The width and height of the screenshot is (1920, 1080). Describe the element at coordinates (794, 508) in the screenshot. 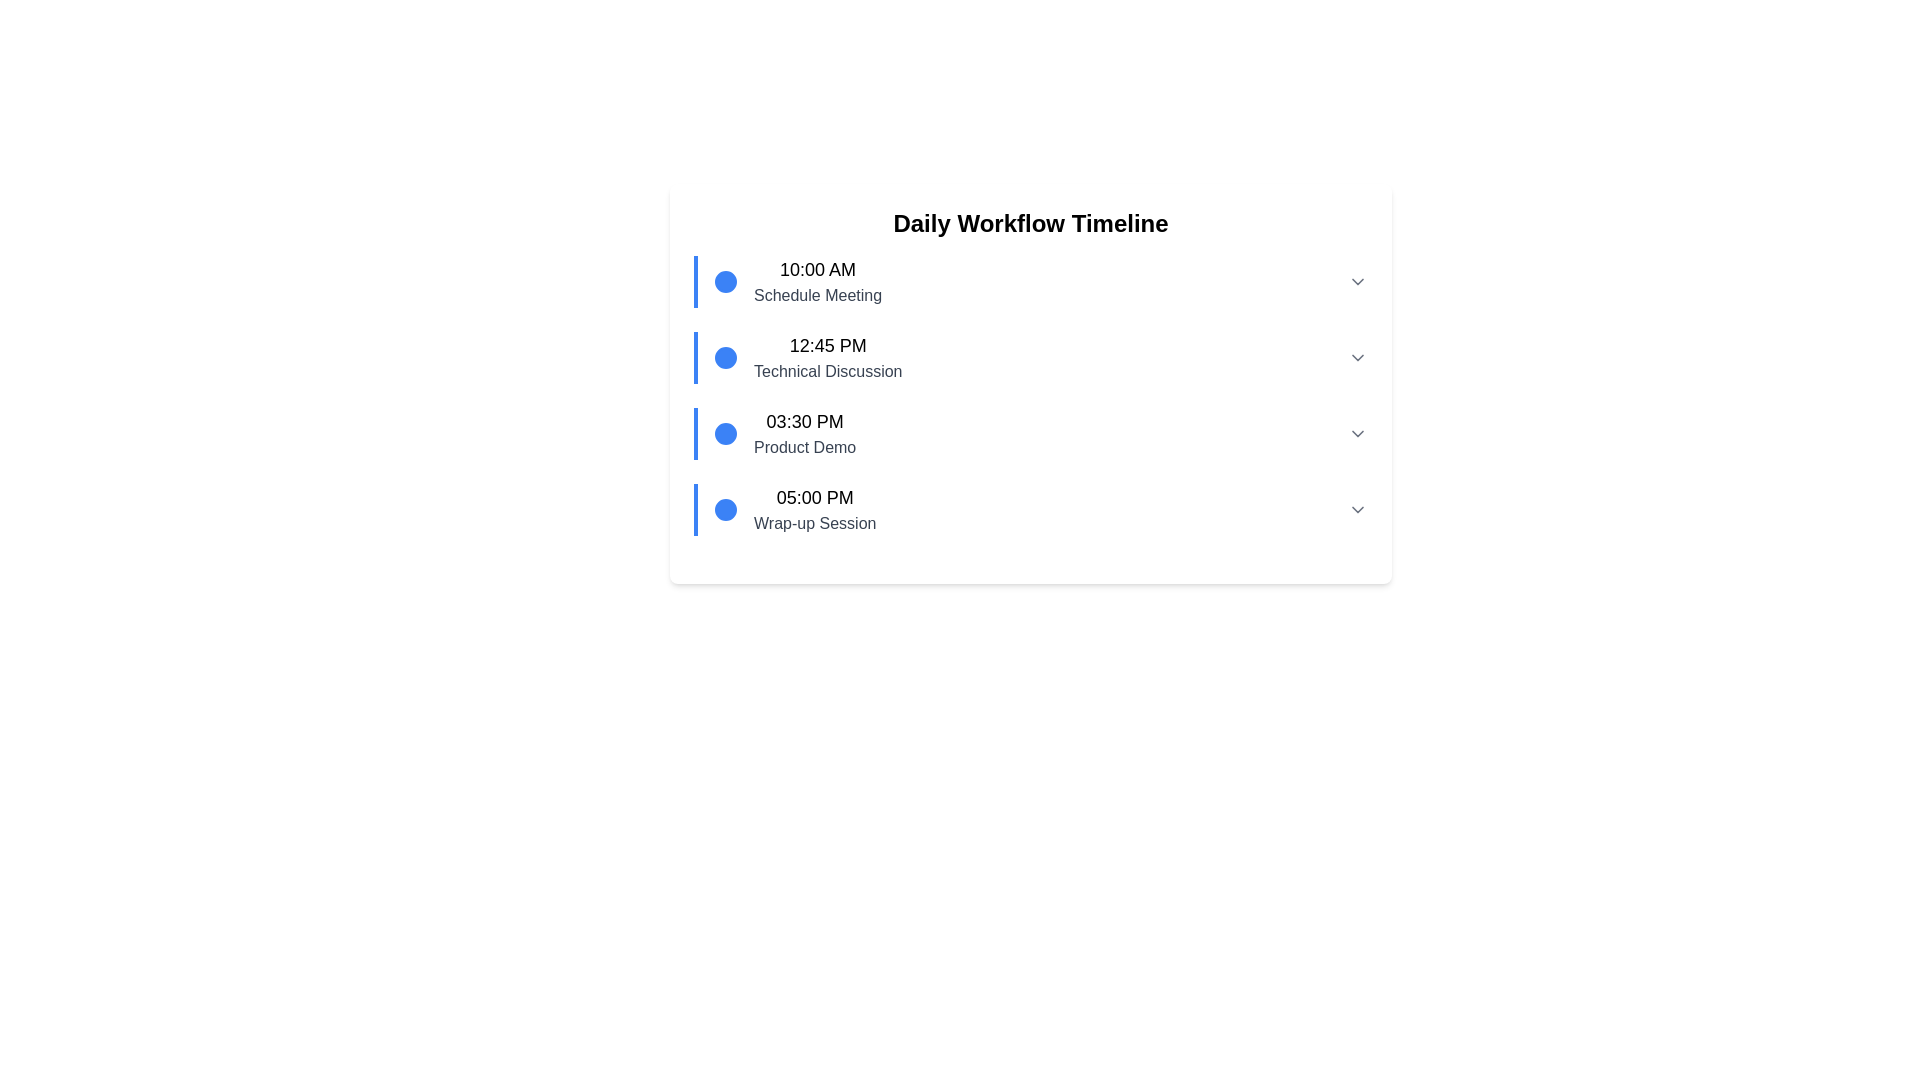

I see `details of the fourth timeline event entry, which provides a time and description for the event located near the bottom of the timeline list` at that location.